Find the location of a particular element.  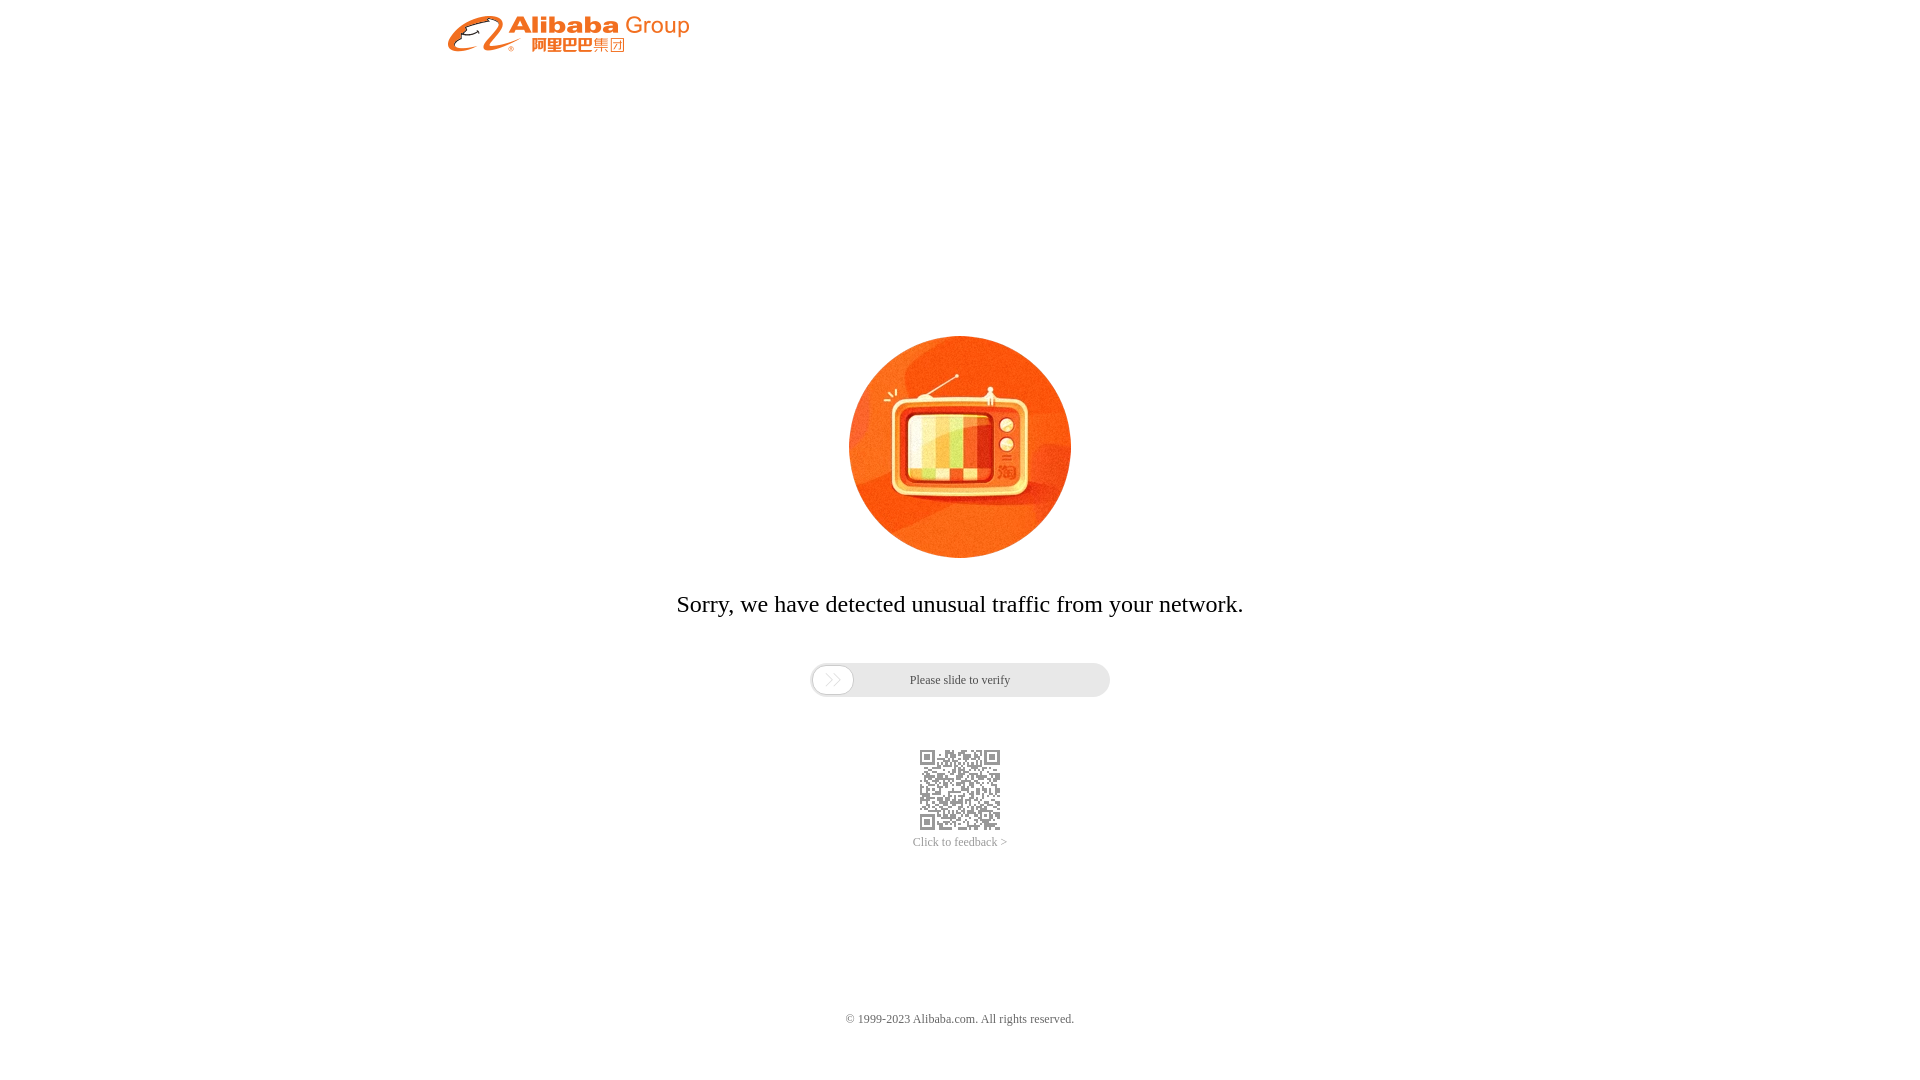

'Click to feedback >' is located at coordinates (911, 842).